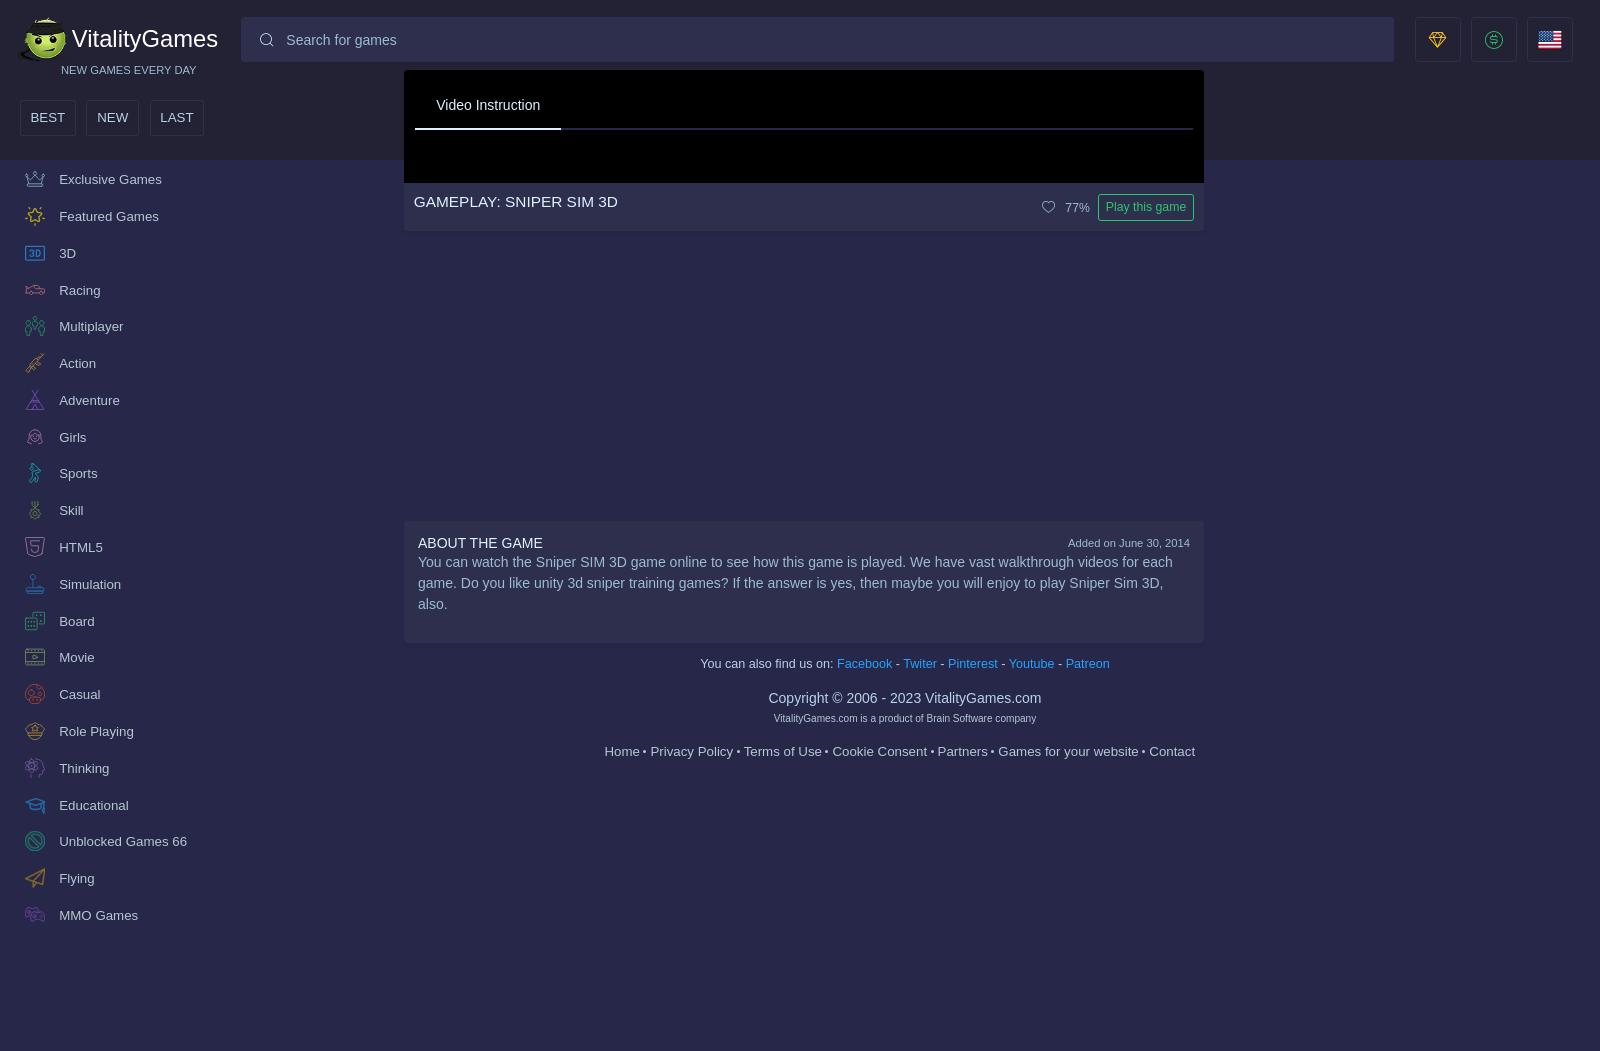 The height and width of the screenshot is (1051, 1600). What do you see at coordinates (70, 510) in the screenshot?
I see `'Skill'` at bounding box center [70, 510].